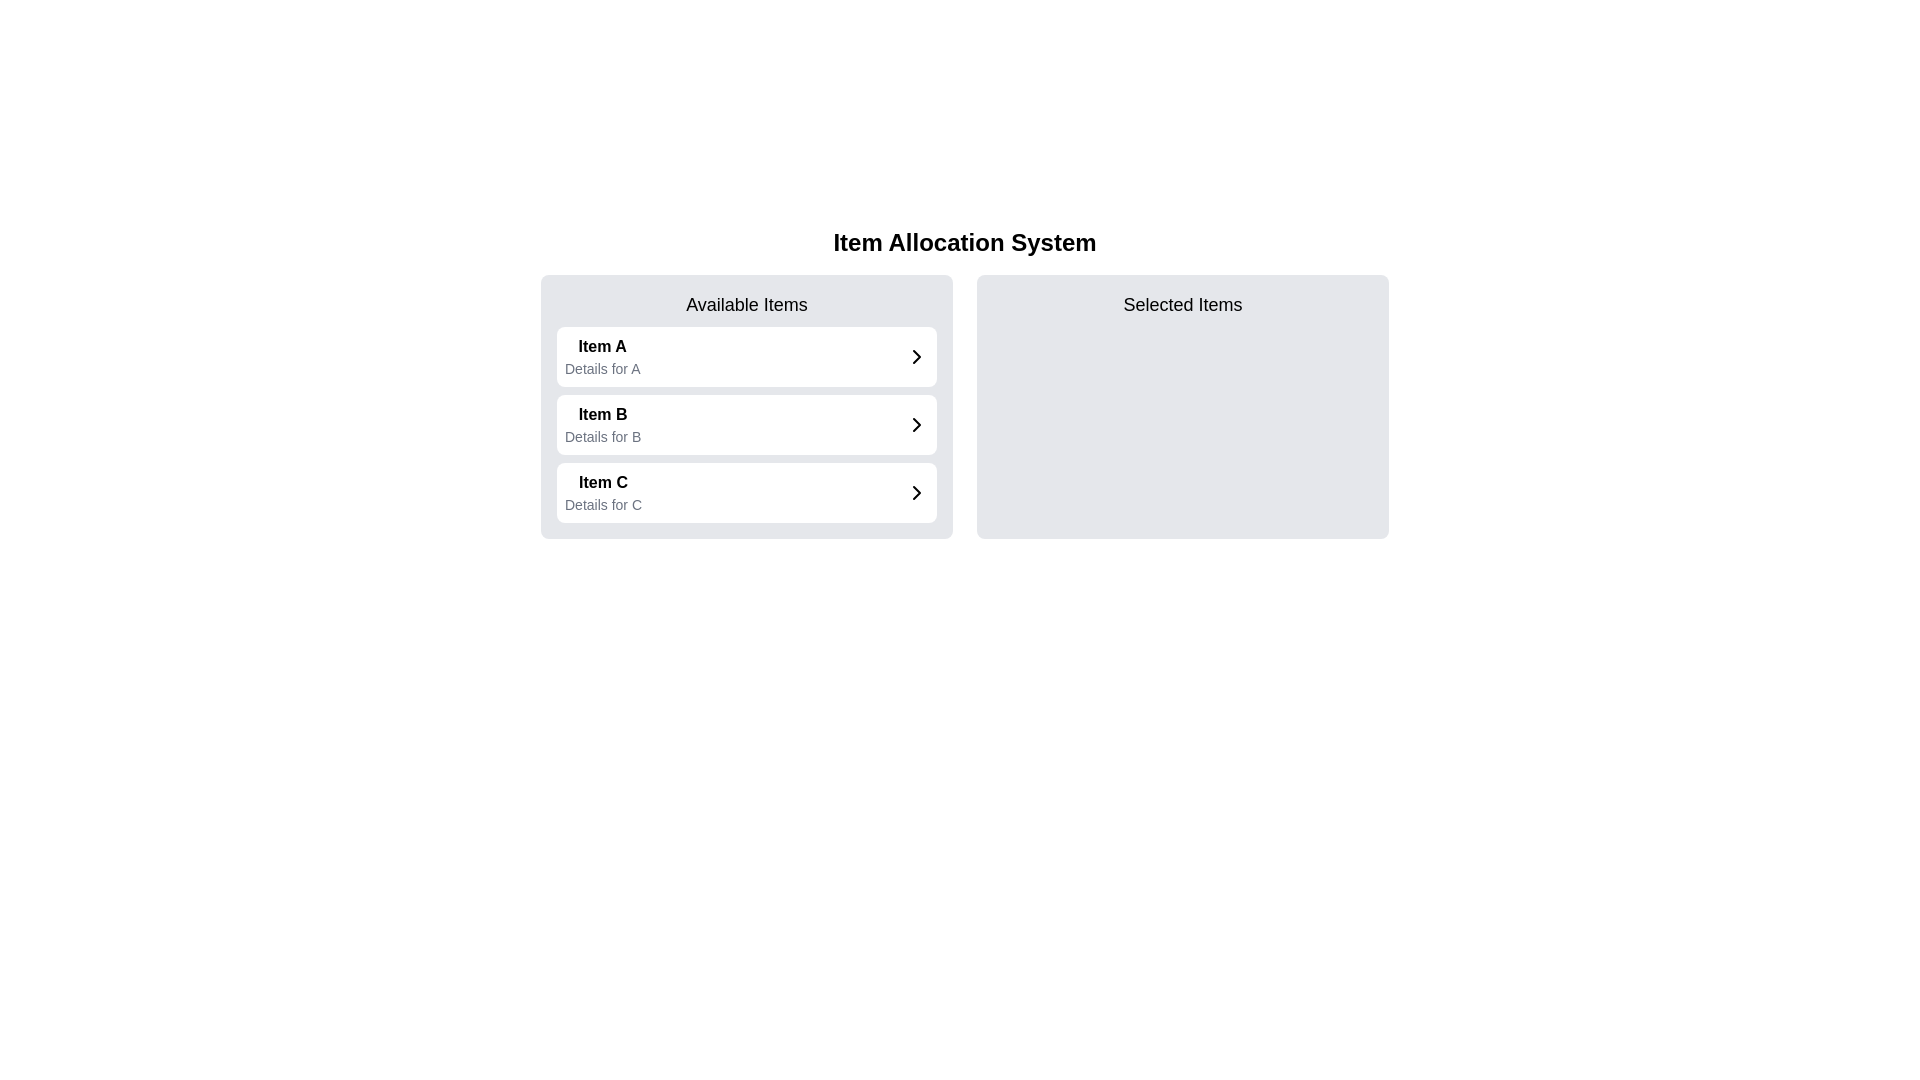 The height and width of the screenshot is (1080, 1920). What do you see at coordinates (602, 435) in the screenshot?
I see `text label 'Details for B' positioned below the 'Item B' label in the 'Available Items' section` at bounding box center [602, 435].